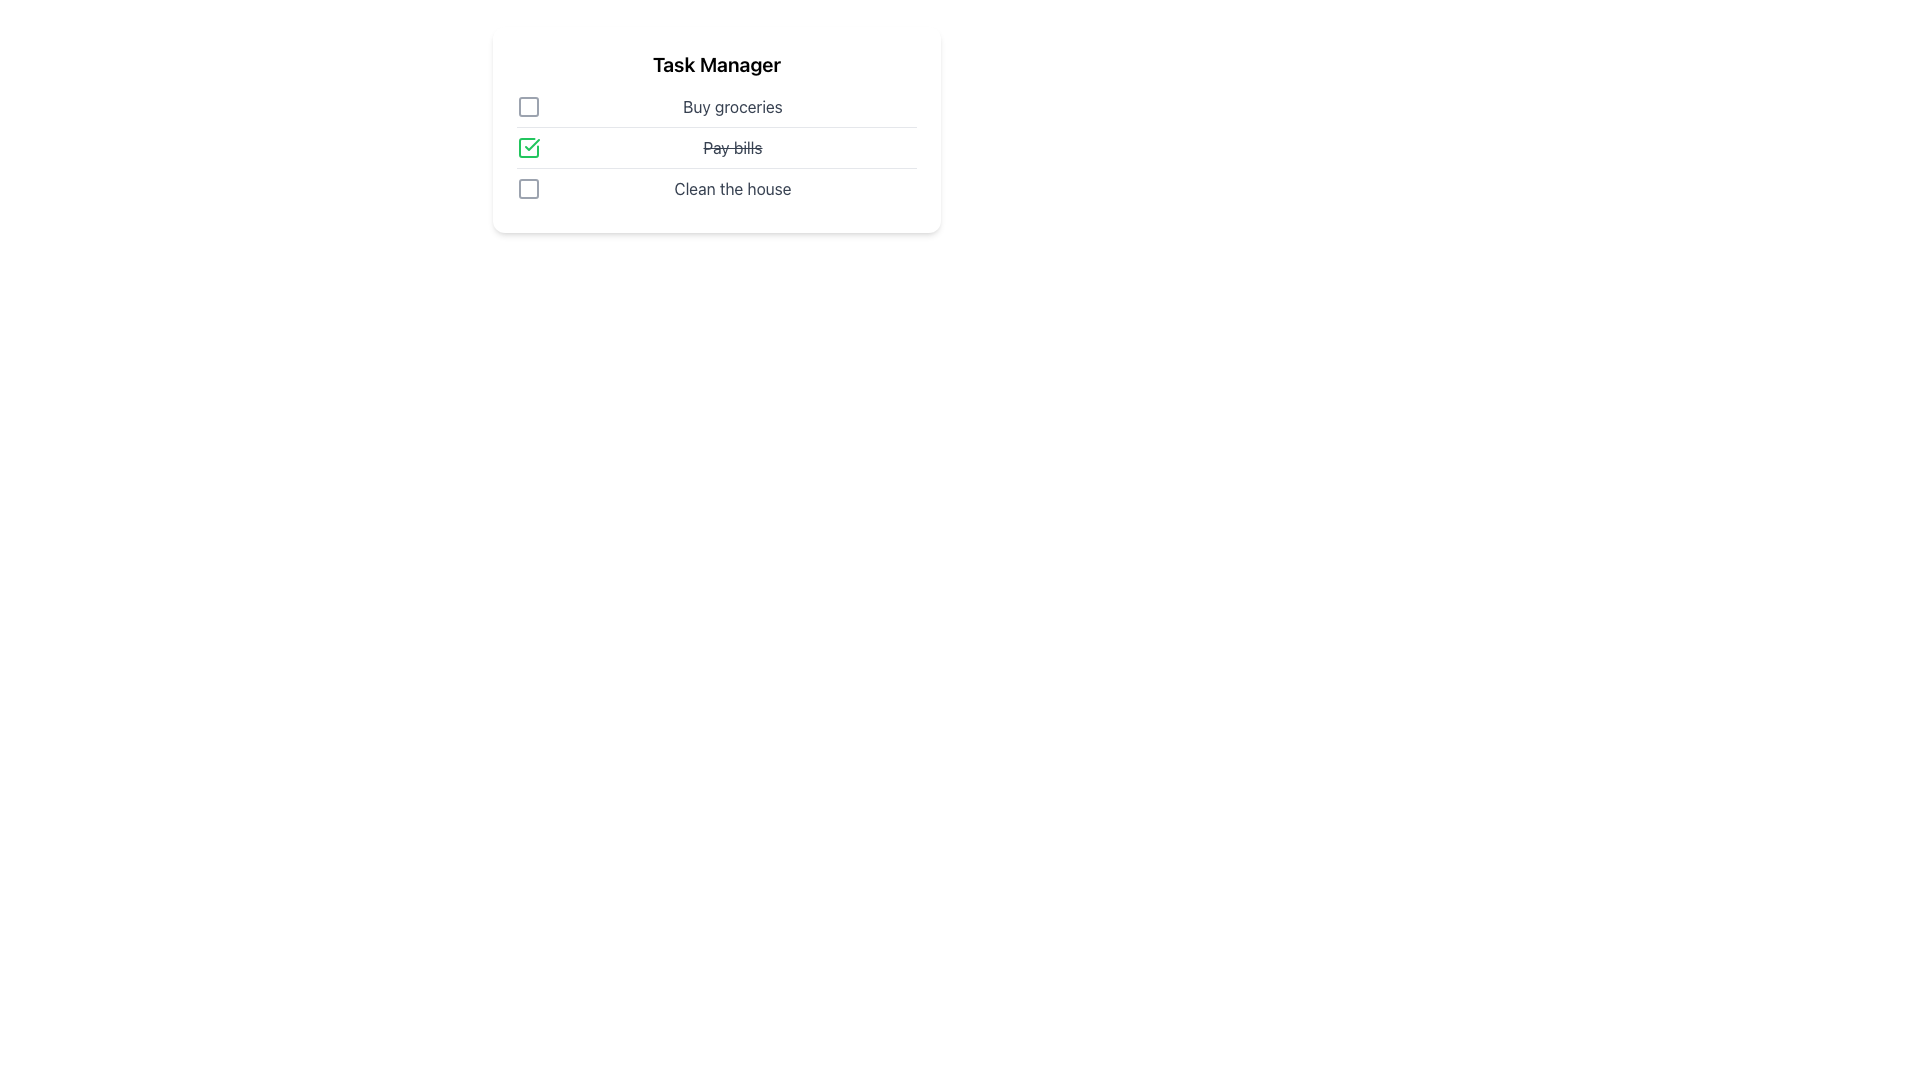 This screenshot has width=1920, height=1080. Describe the element at coordinates (528, 189) in the screenshot. I see `the third icon in the task list interface related to the 'Clean the house' task` at that location.